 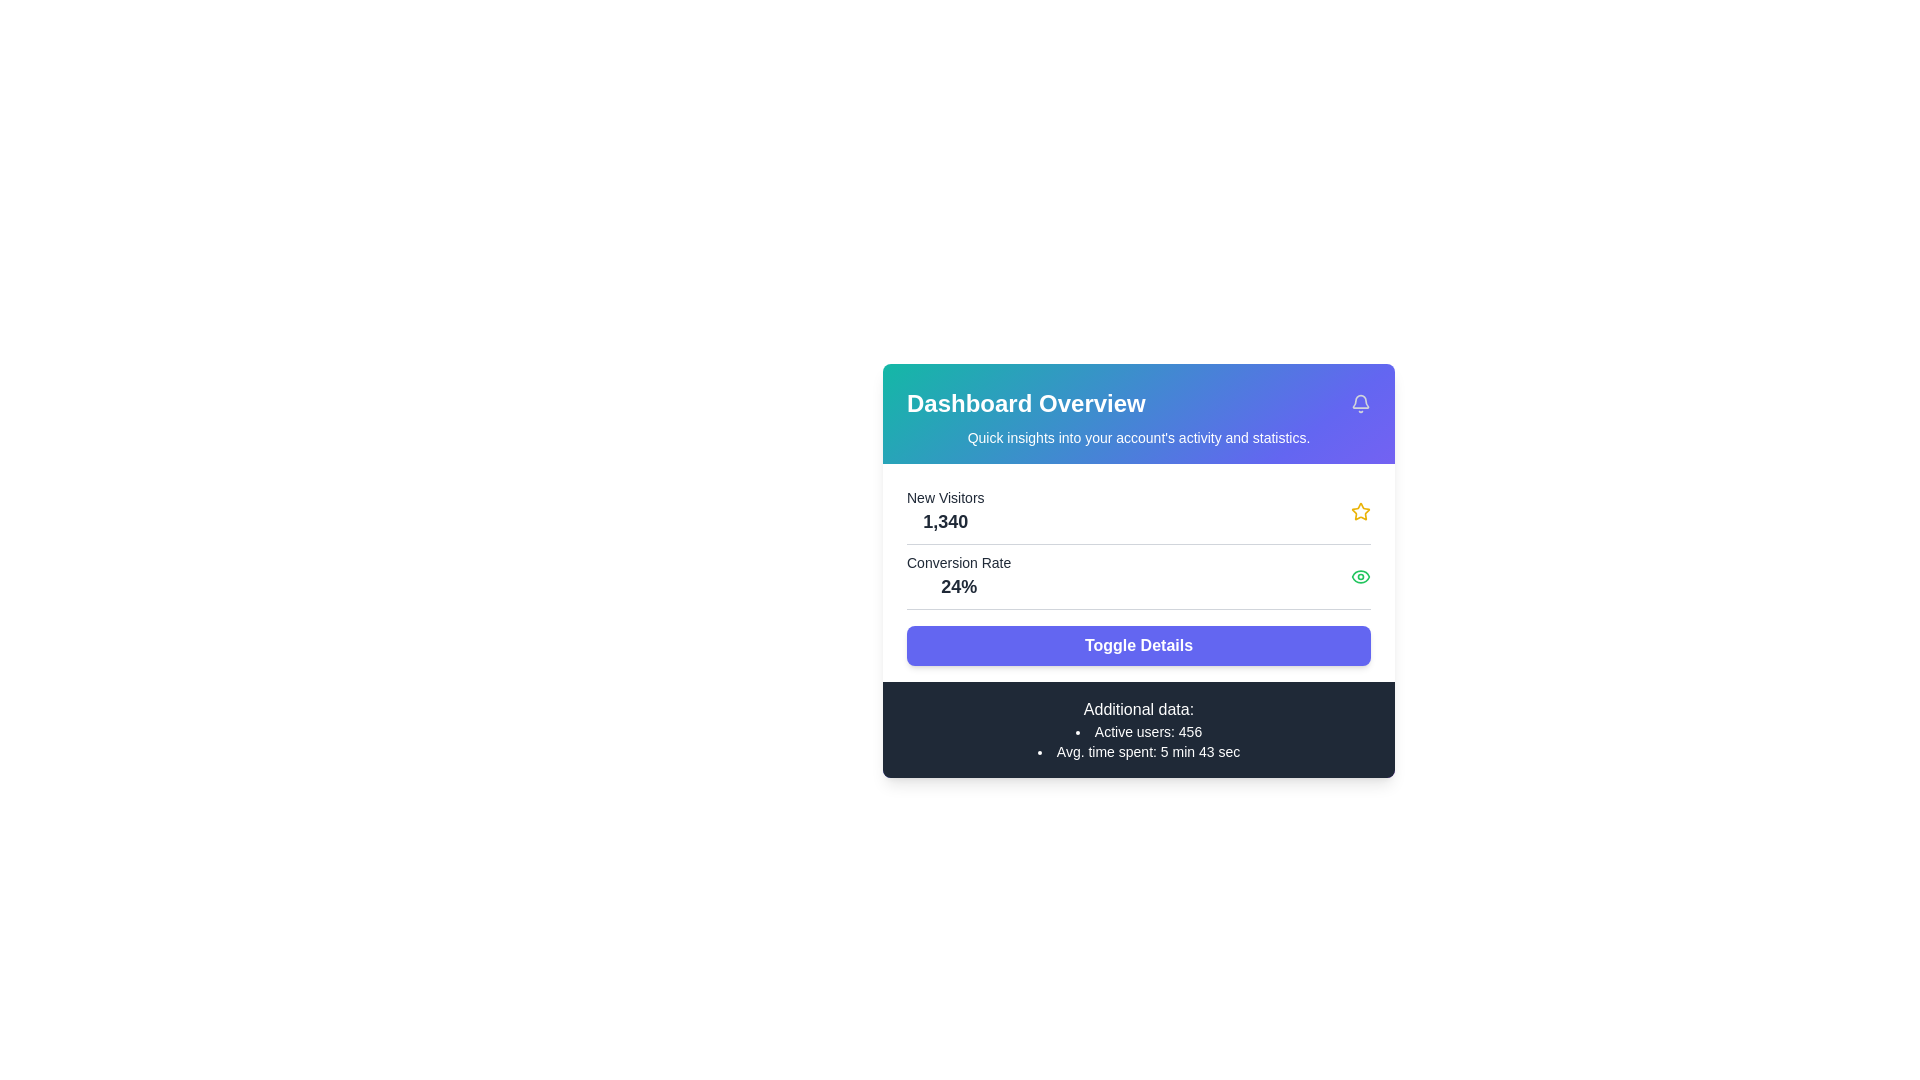 I want to click on the star-shaped icon with a yellow outline to favorite the item in the Dashboard Overview card, so click(x=1359, y=509).